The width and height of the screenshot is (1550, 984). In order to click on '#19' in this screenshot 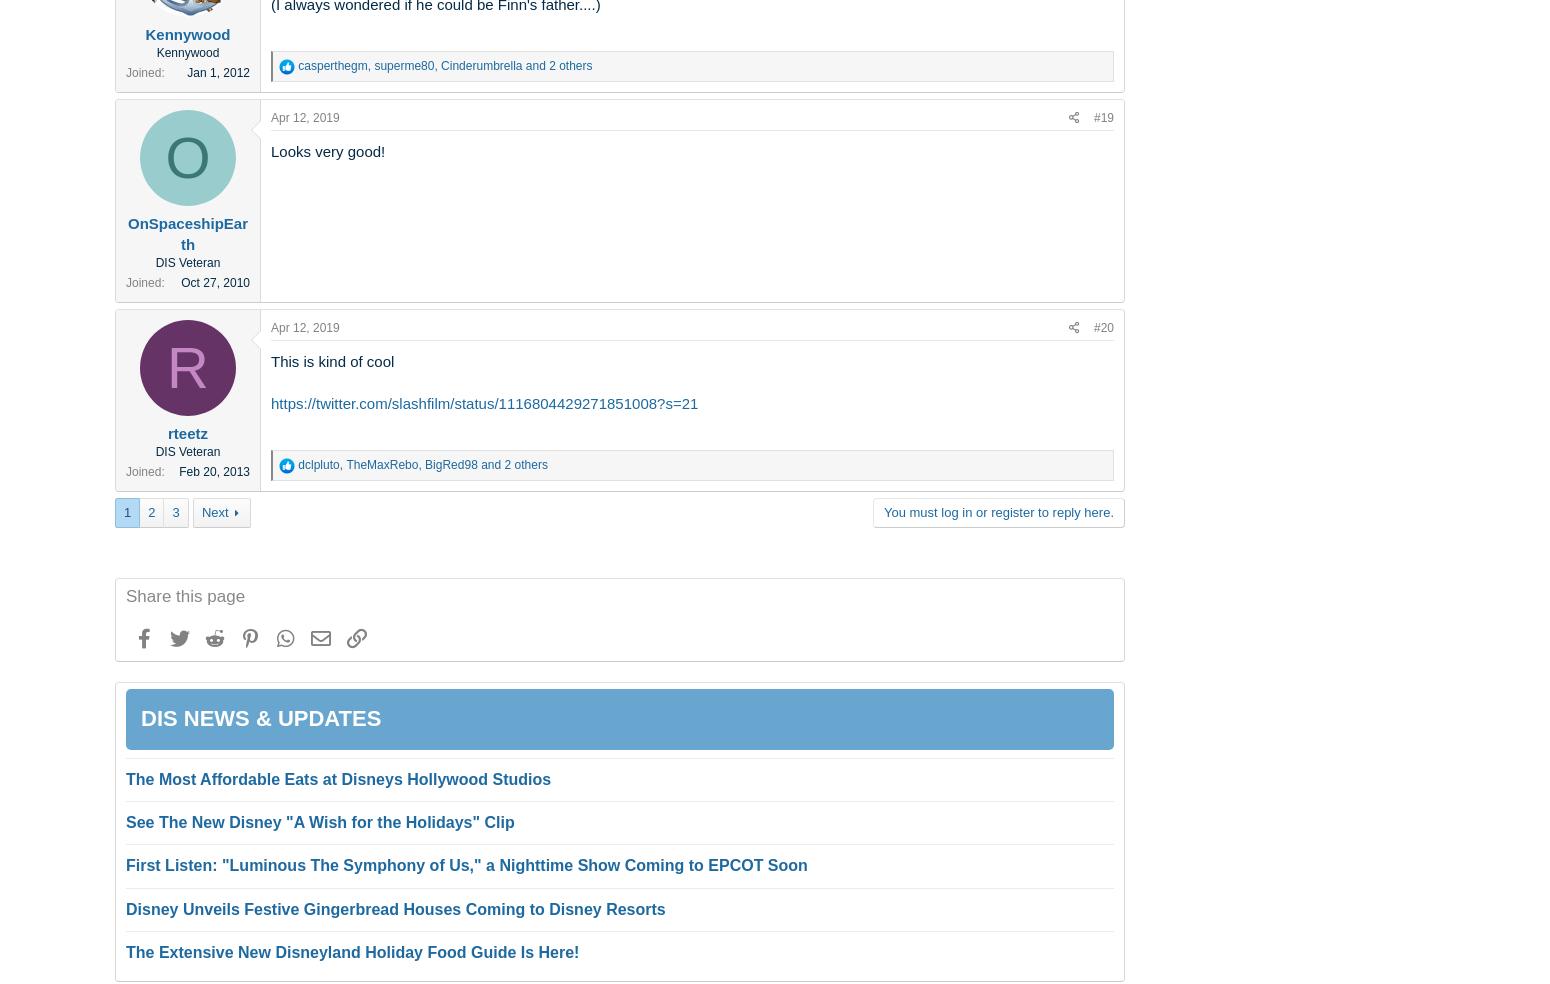, I will do `click(1102, 115)`.